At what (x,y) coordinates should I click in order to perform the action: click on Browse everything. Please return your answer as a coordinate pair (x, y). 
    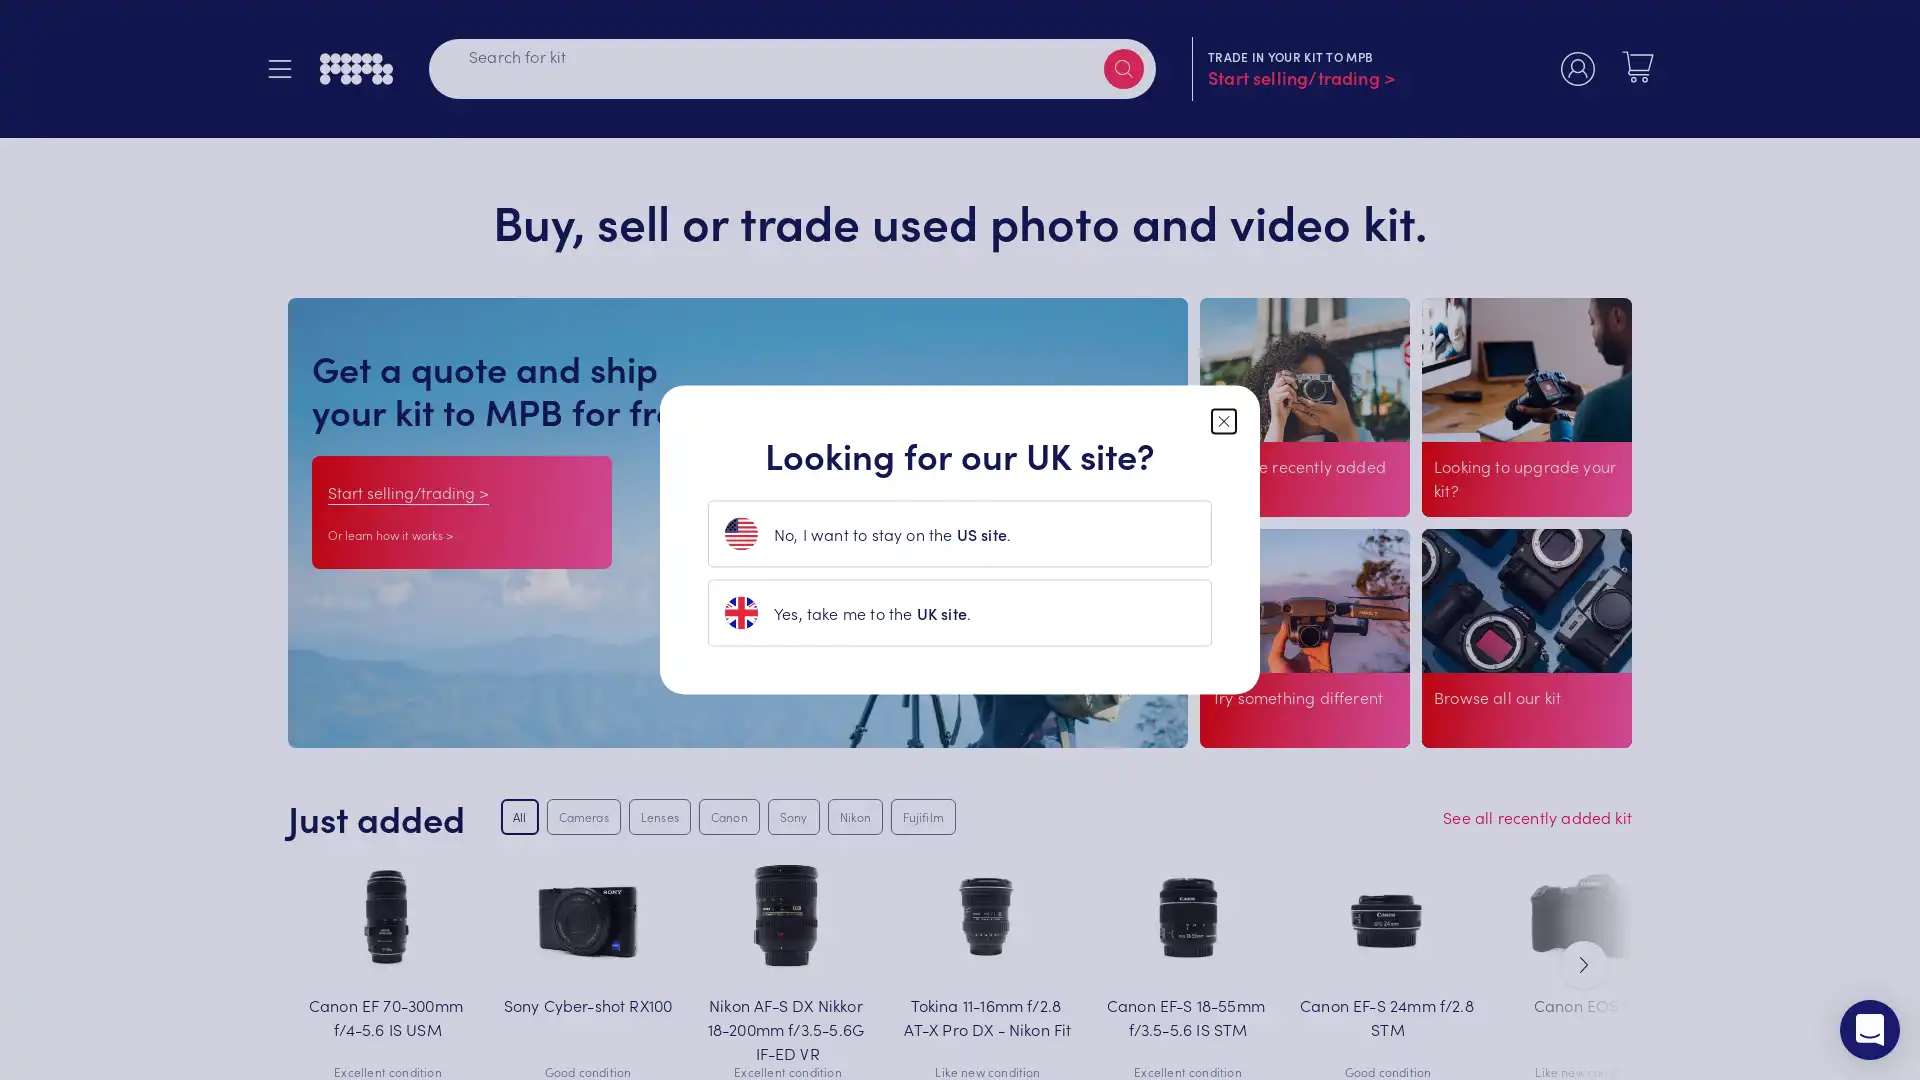
    Looking at the image, I should click on (1502, 726).